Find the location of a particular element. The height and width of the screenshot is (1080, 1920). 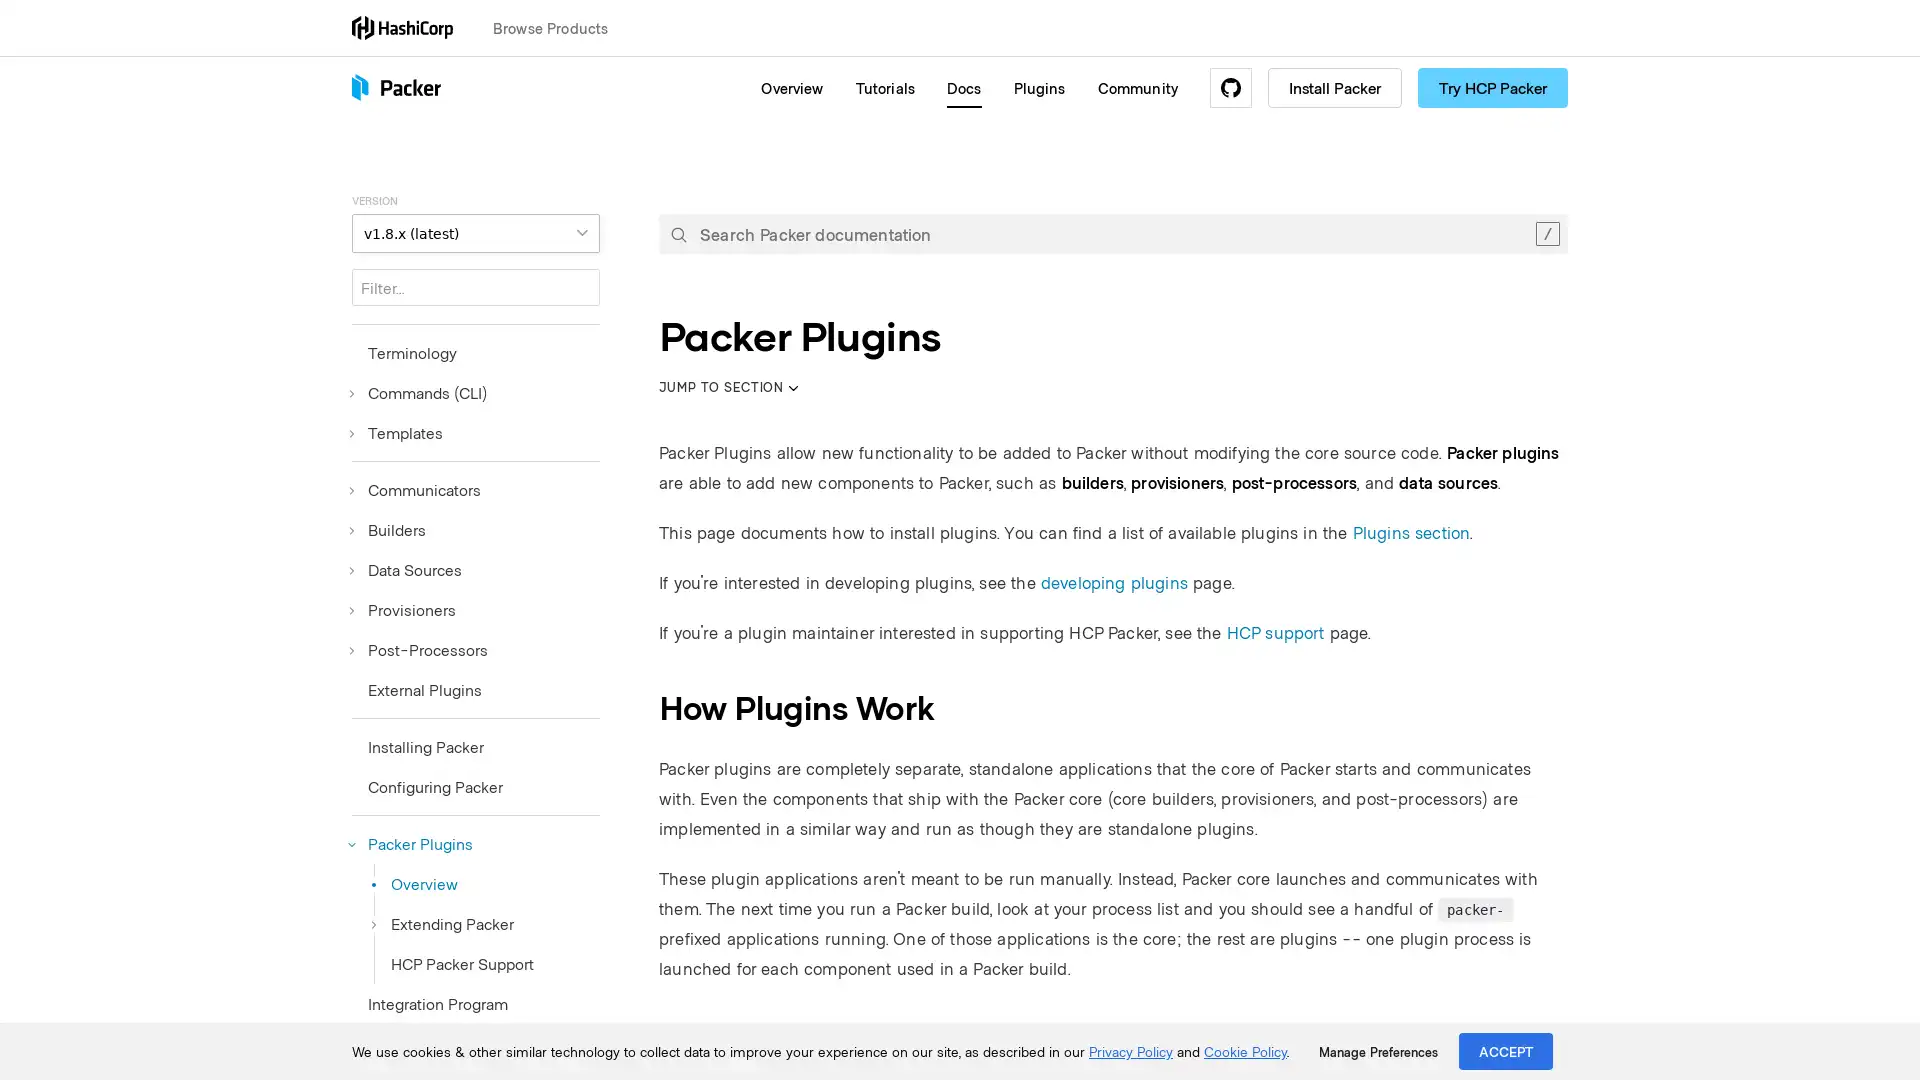

Clear the search query. is located at coordinates (1546, 233).